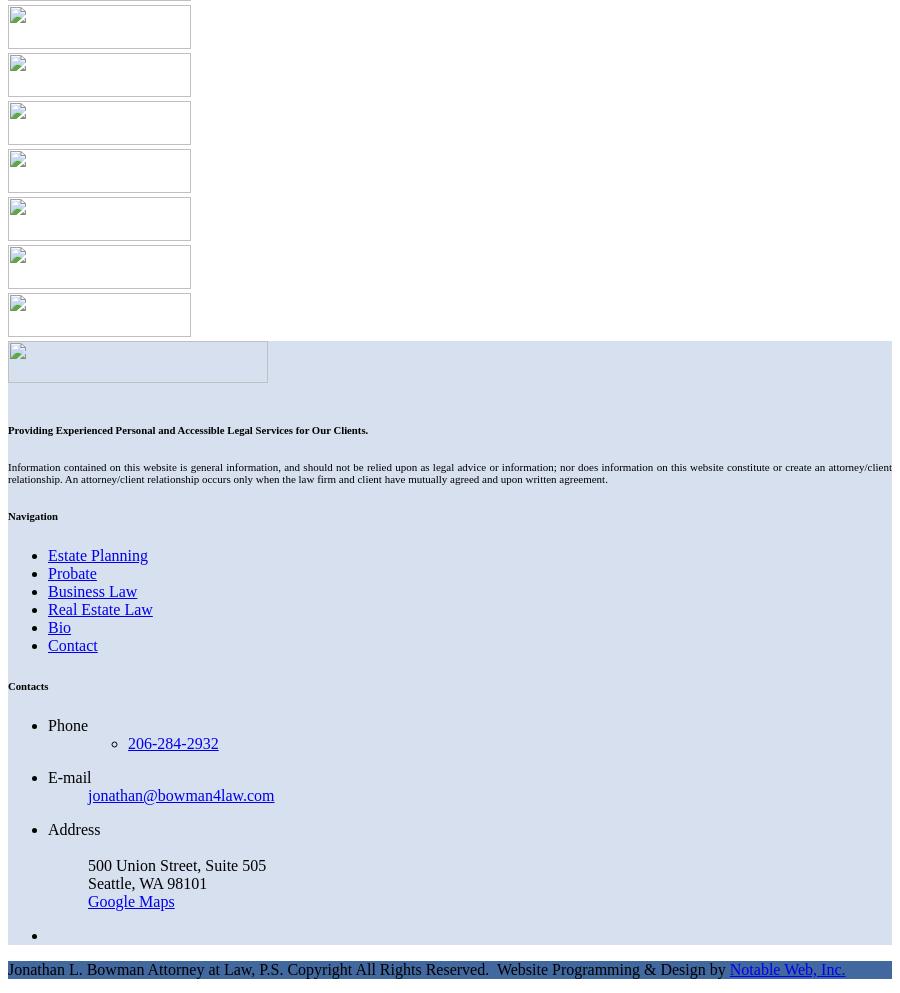 The width and height of the screenshot is (900, 993). What do you see at coordinates (98, 608) in the screenshot?
I see `'Real Estate Law'` at bounding box center [98, 608].